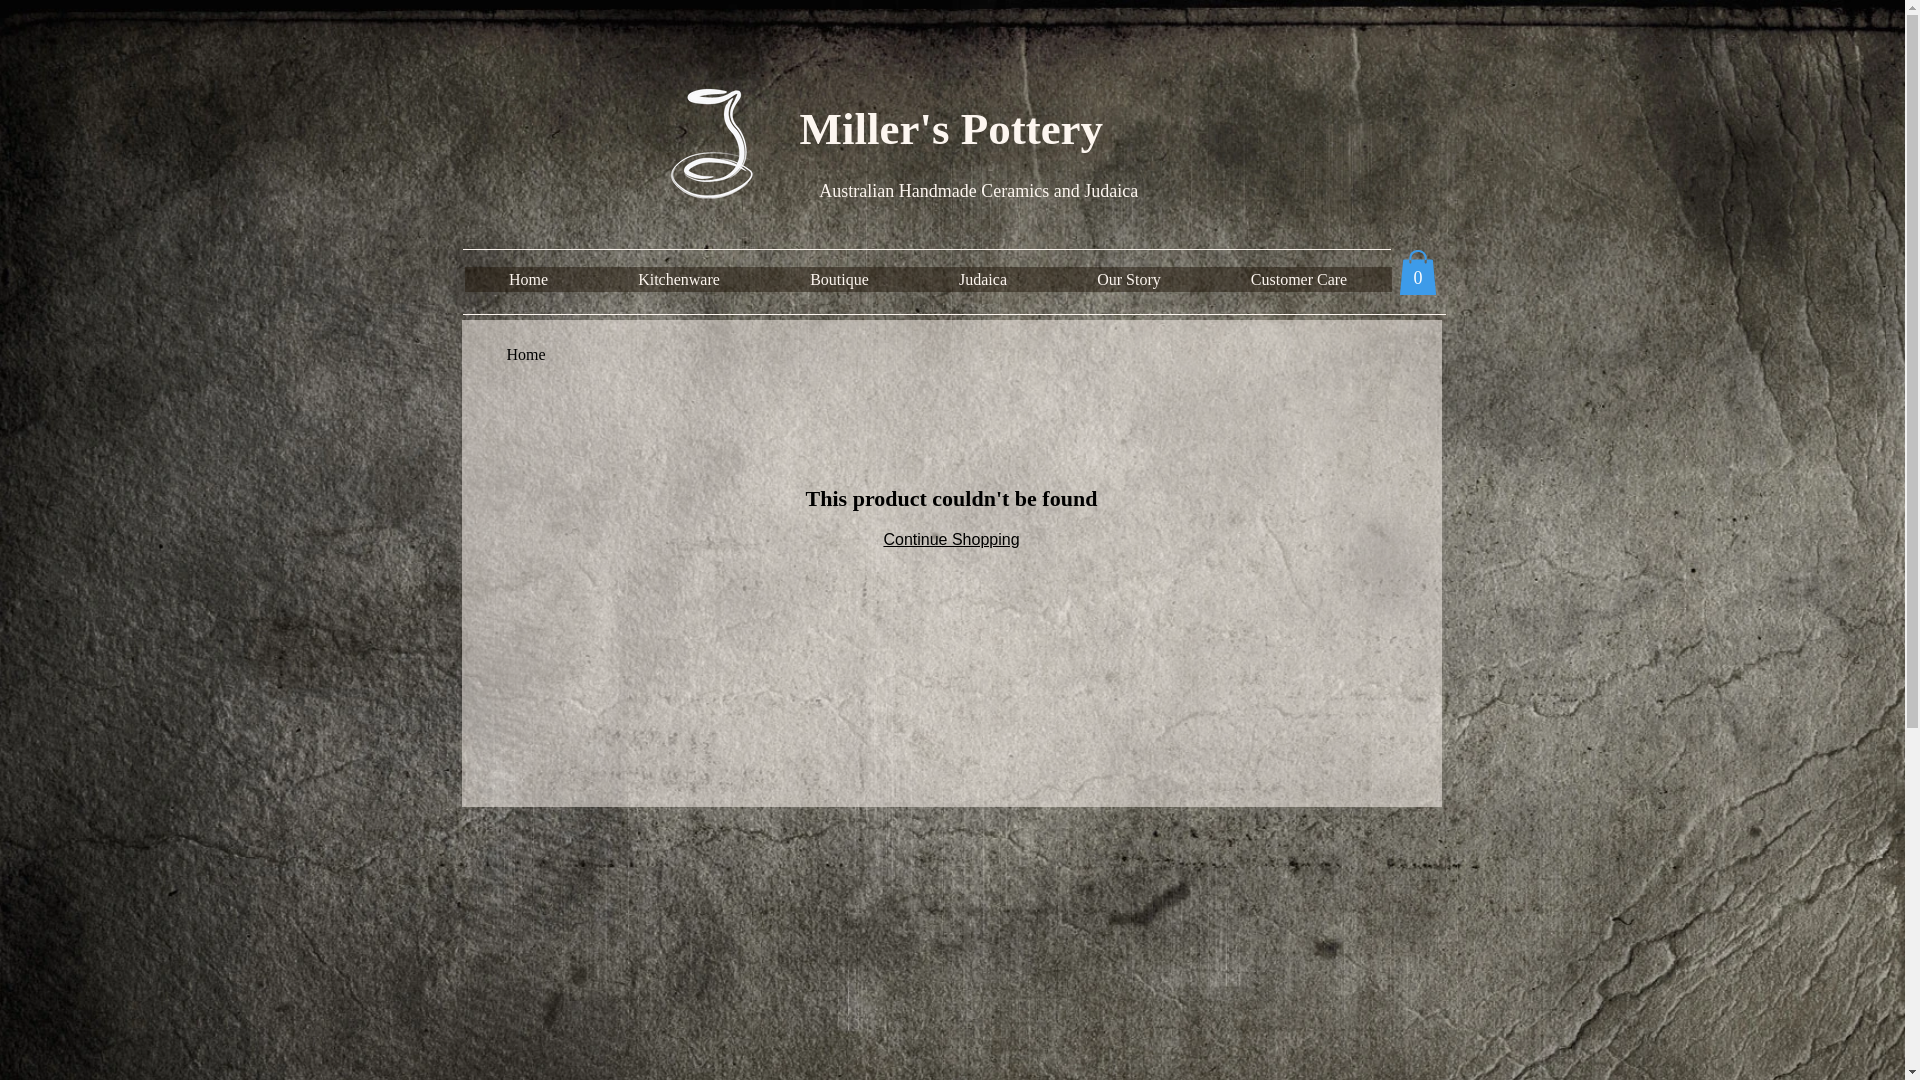  I want to click on '0', so click(1415, 272).